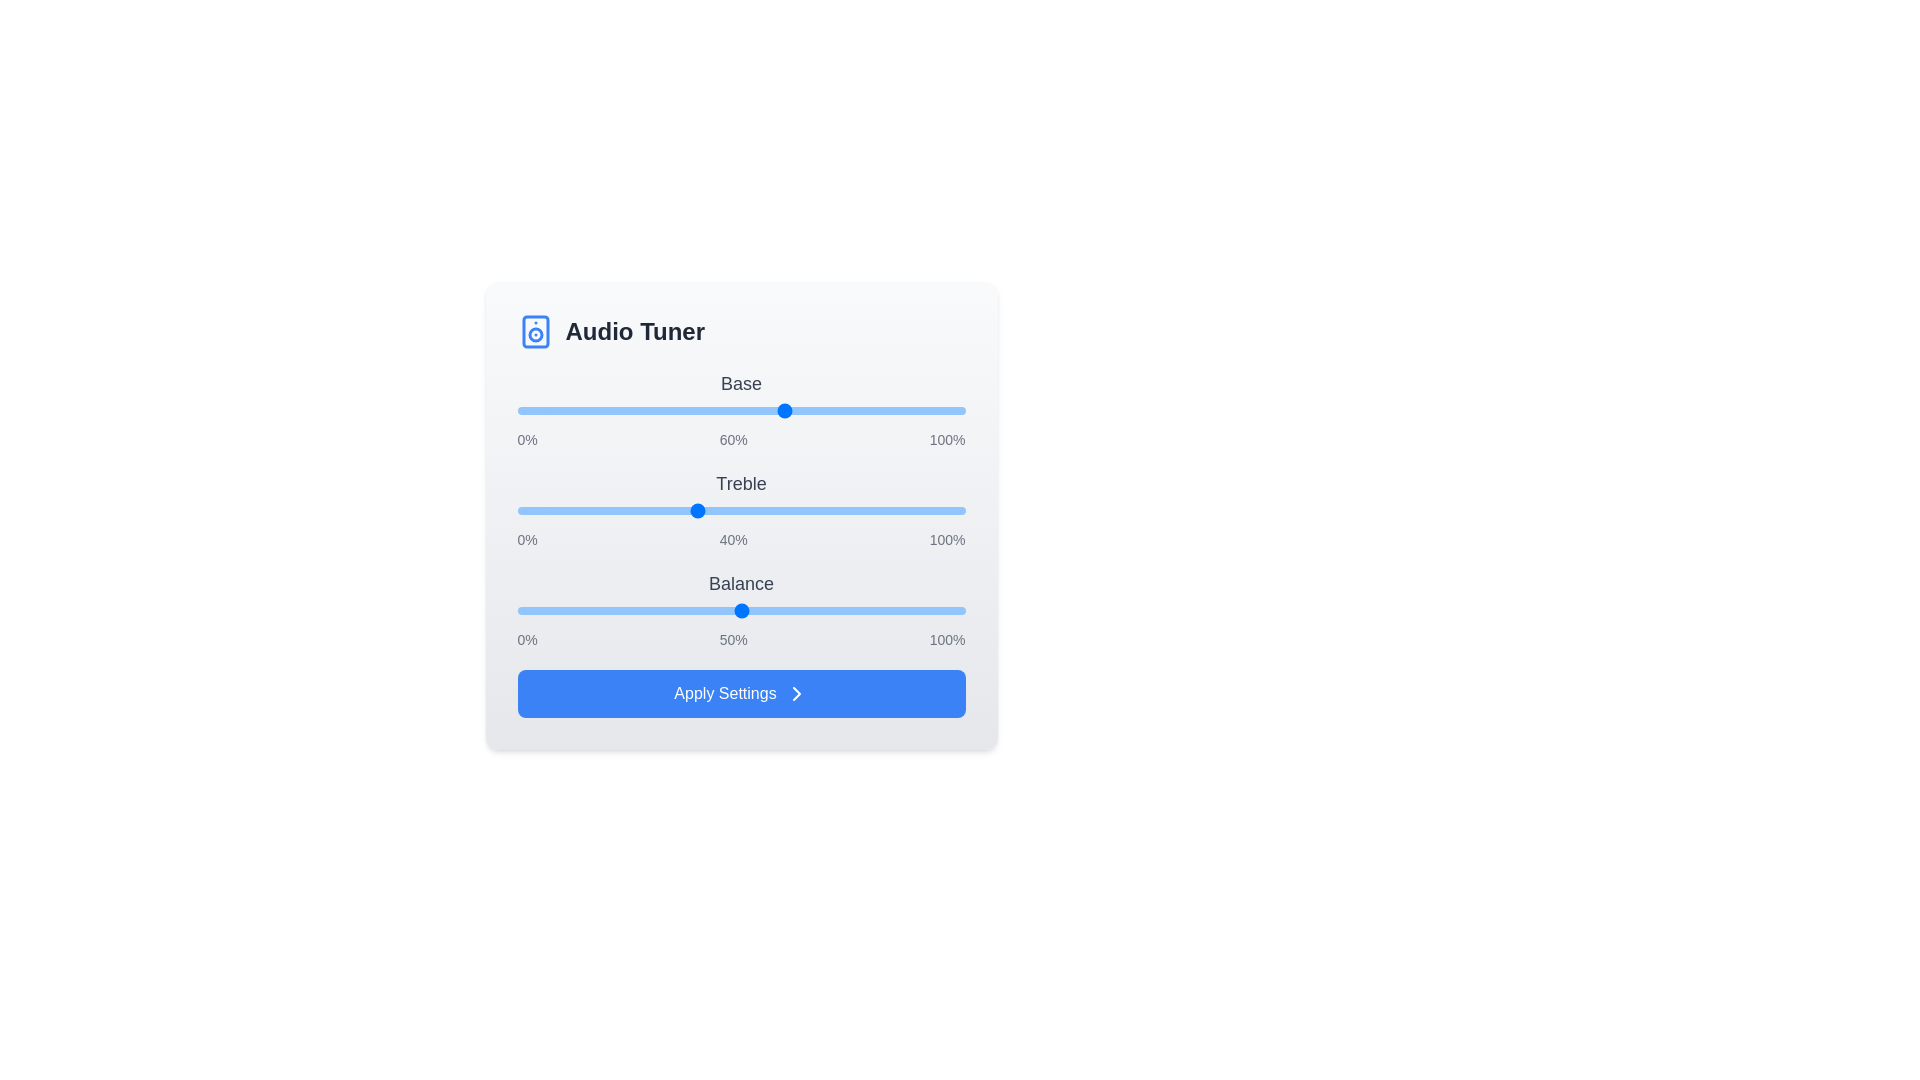  What do you see at coordinates (683, 410) in the screenshot?
I see `the 0 slider to 37%` at bounding box center [683, 410].